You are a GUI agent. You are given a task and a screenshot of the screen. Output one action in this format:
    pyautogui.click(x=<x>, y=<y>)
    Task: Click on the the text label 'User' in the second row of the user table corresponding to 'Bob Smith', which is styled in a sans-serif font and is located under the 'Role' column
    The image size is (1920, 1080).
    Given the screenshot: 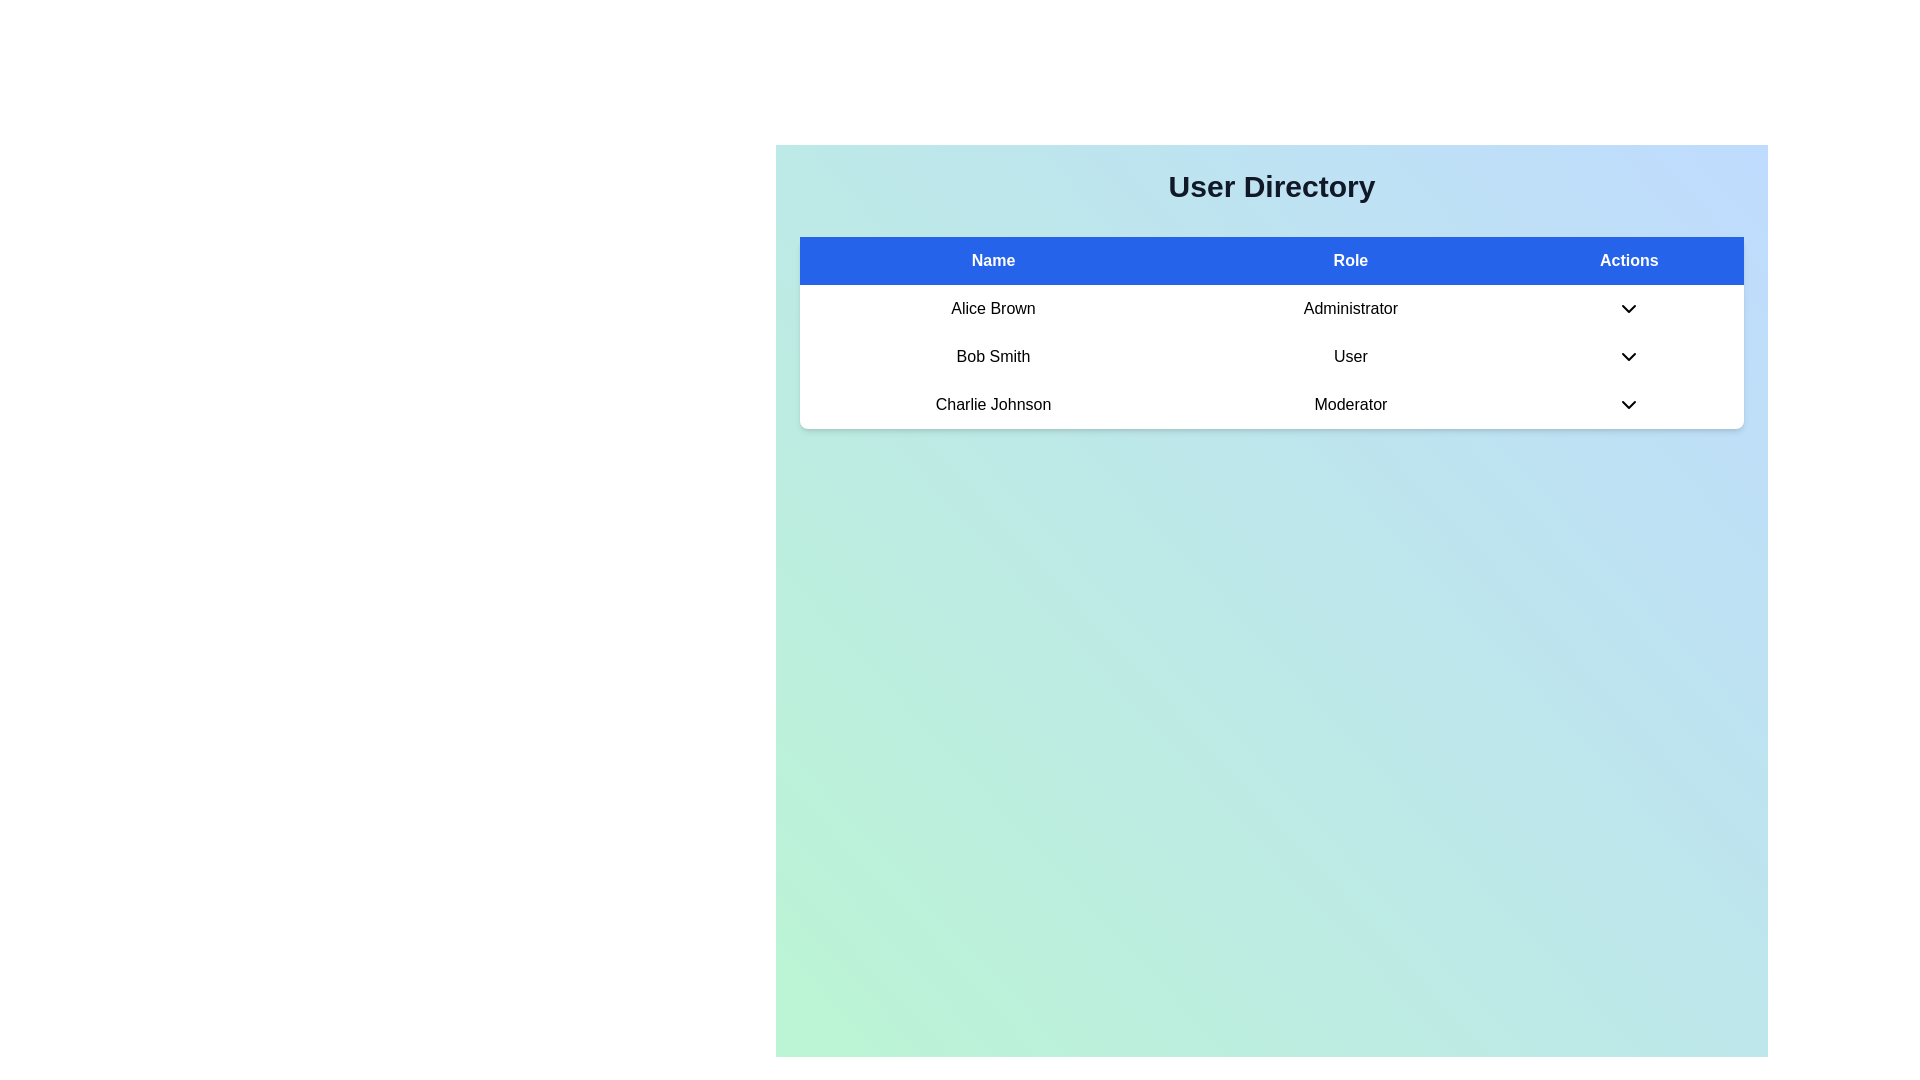 What is the action you would take?
    pyautogui.click(x=1350, y=356)
    